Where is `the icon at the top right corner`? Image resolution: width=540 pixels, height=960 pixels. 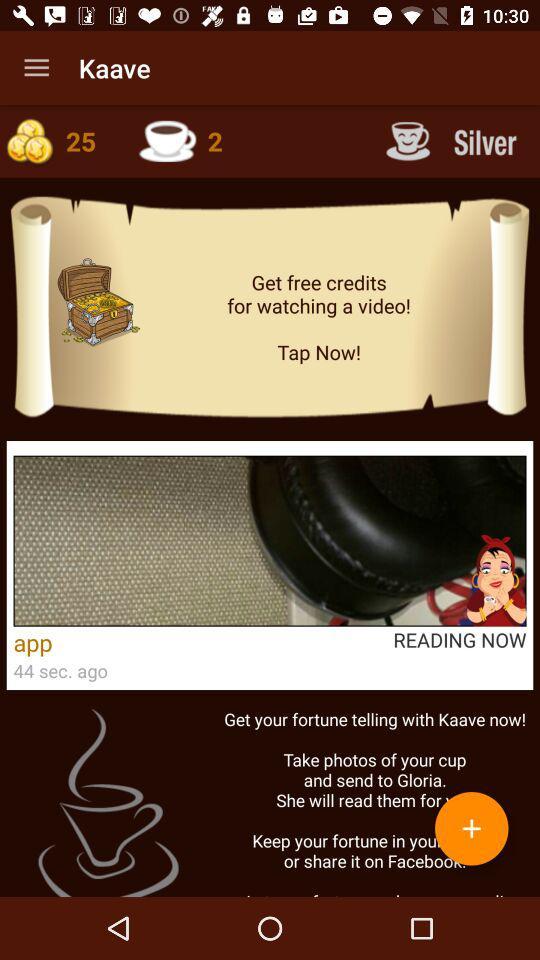
the icon at the top right corner is located at coordinates (454, 140).